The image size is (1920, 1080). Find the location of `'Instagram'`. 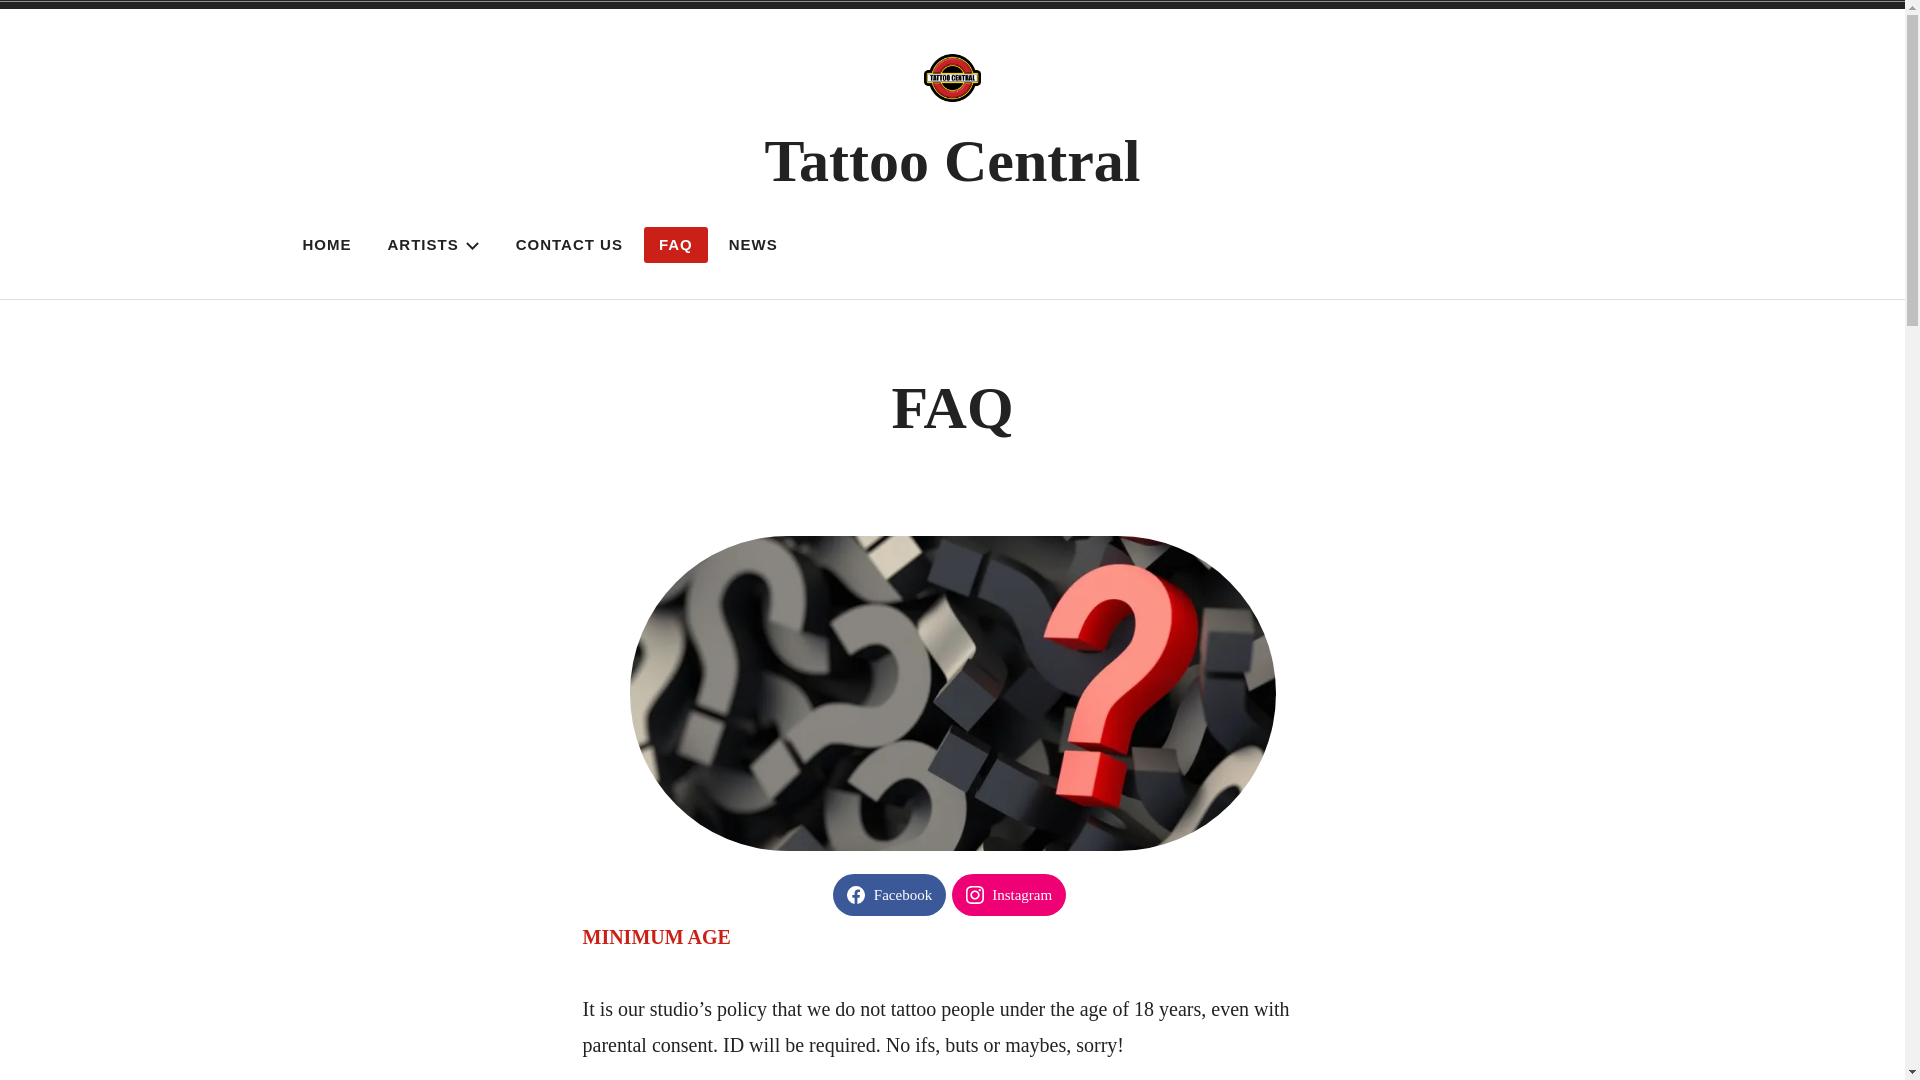

'Instagram' is located at coordinates (1008, 893).